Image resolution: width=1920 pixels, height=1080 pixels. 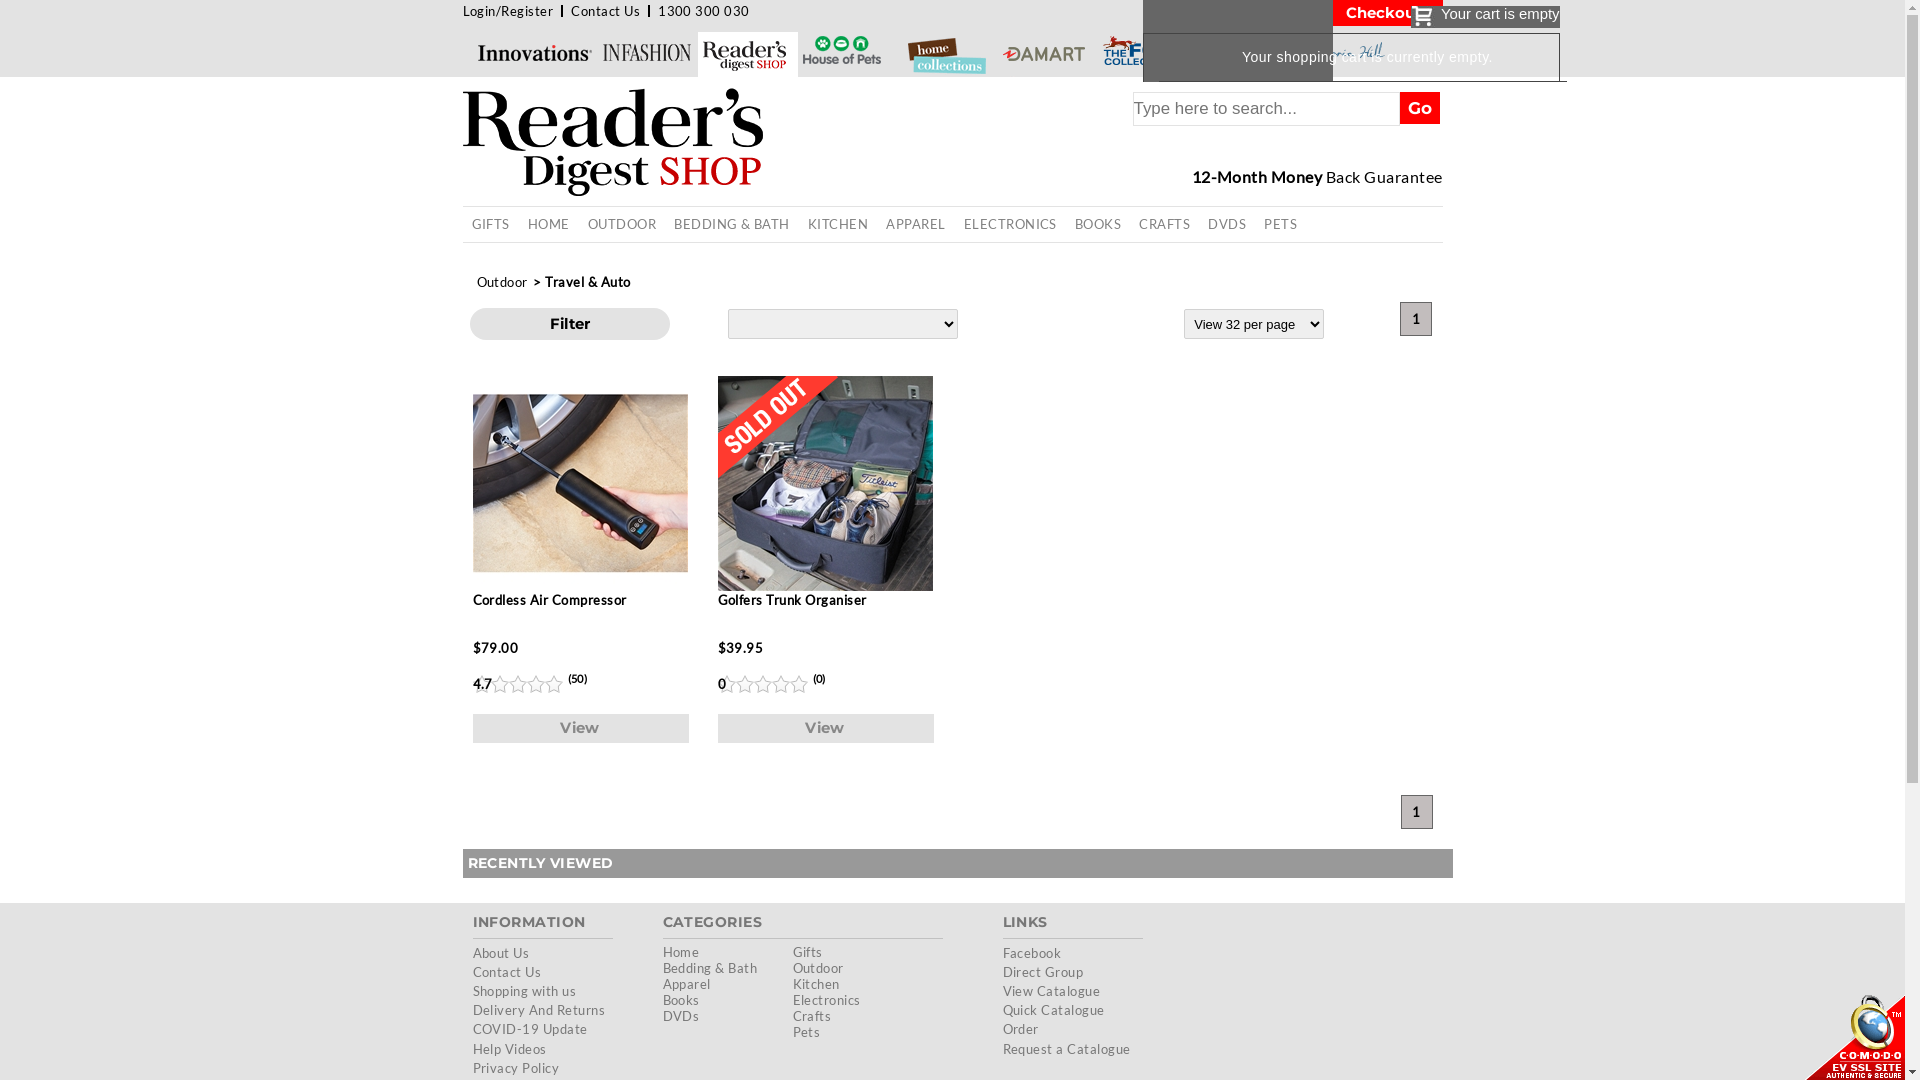 I want to click on 'DVDS', so click(x=1226, y=224).